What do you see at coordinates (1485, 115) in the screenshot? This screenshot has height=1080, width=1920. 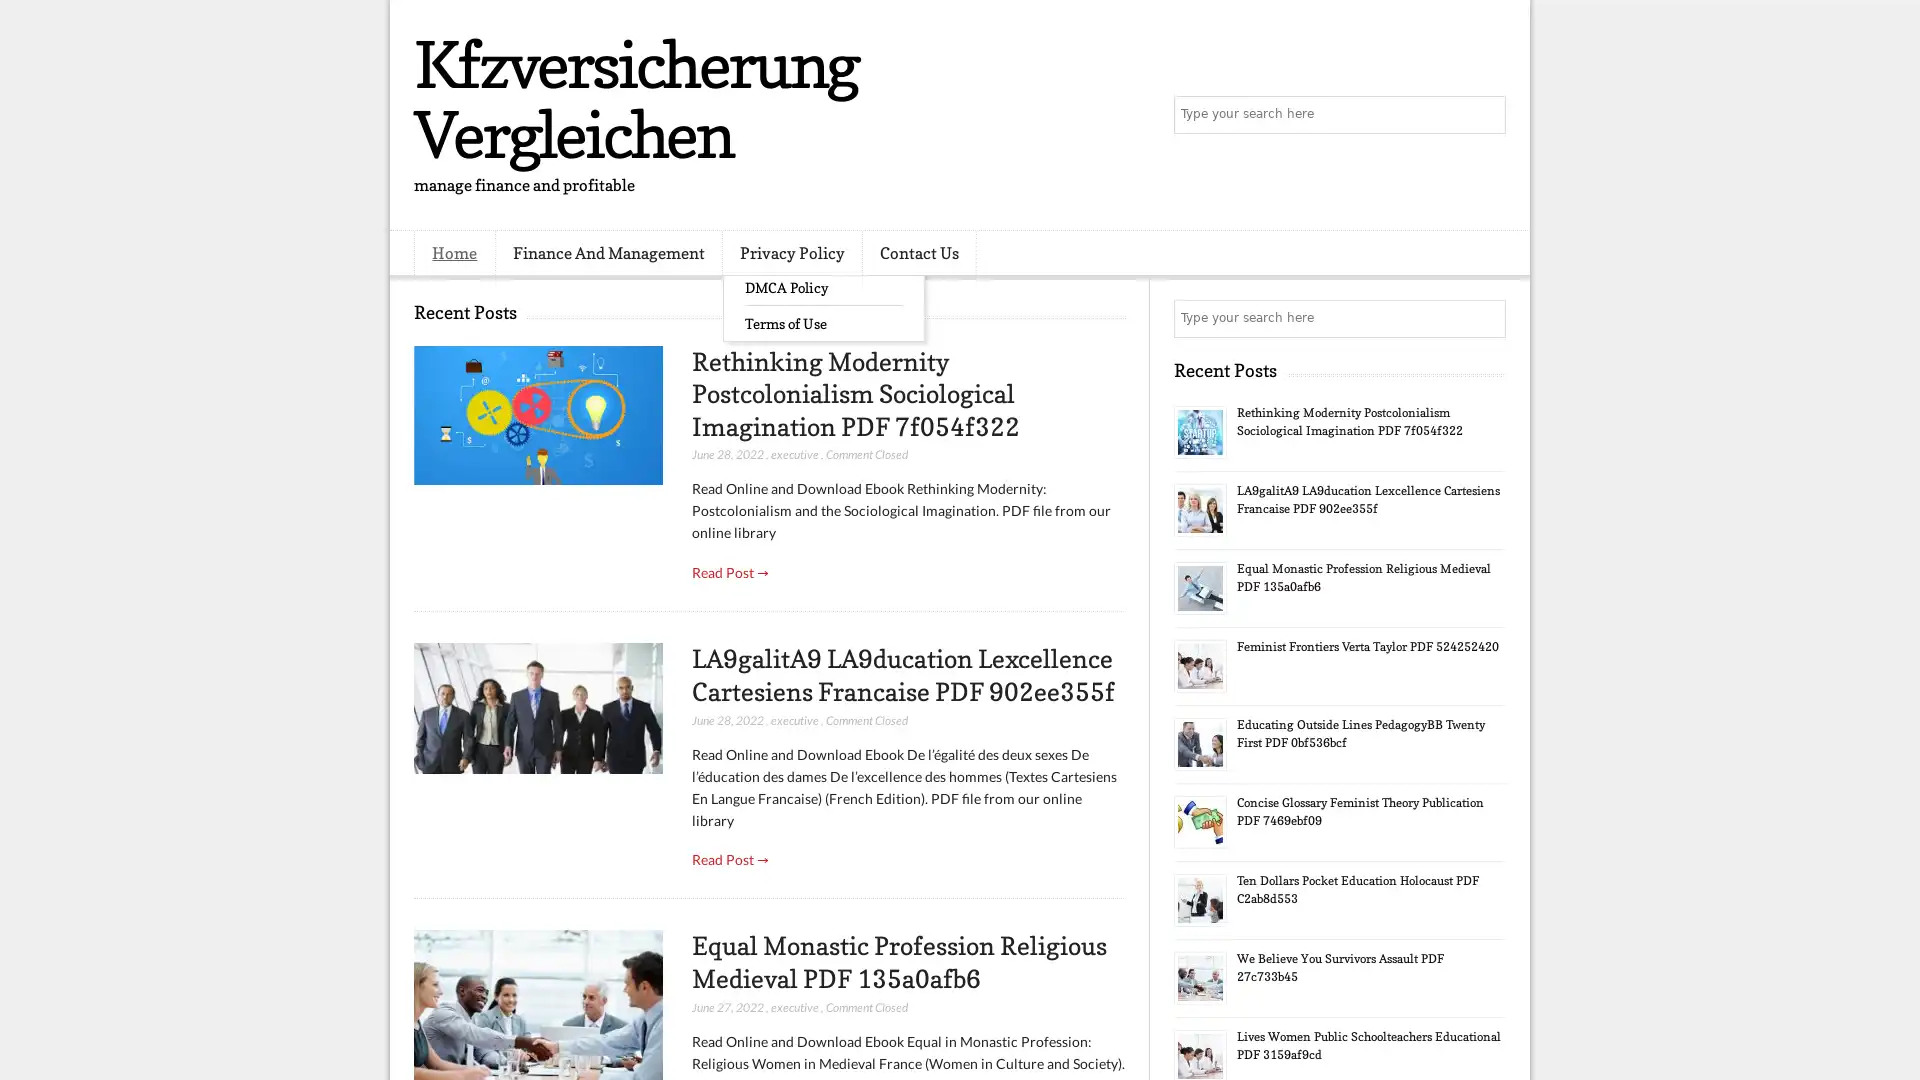 I see `Search` at bounding box center [1485, 115].